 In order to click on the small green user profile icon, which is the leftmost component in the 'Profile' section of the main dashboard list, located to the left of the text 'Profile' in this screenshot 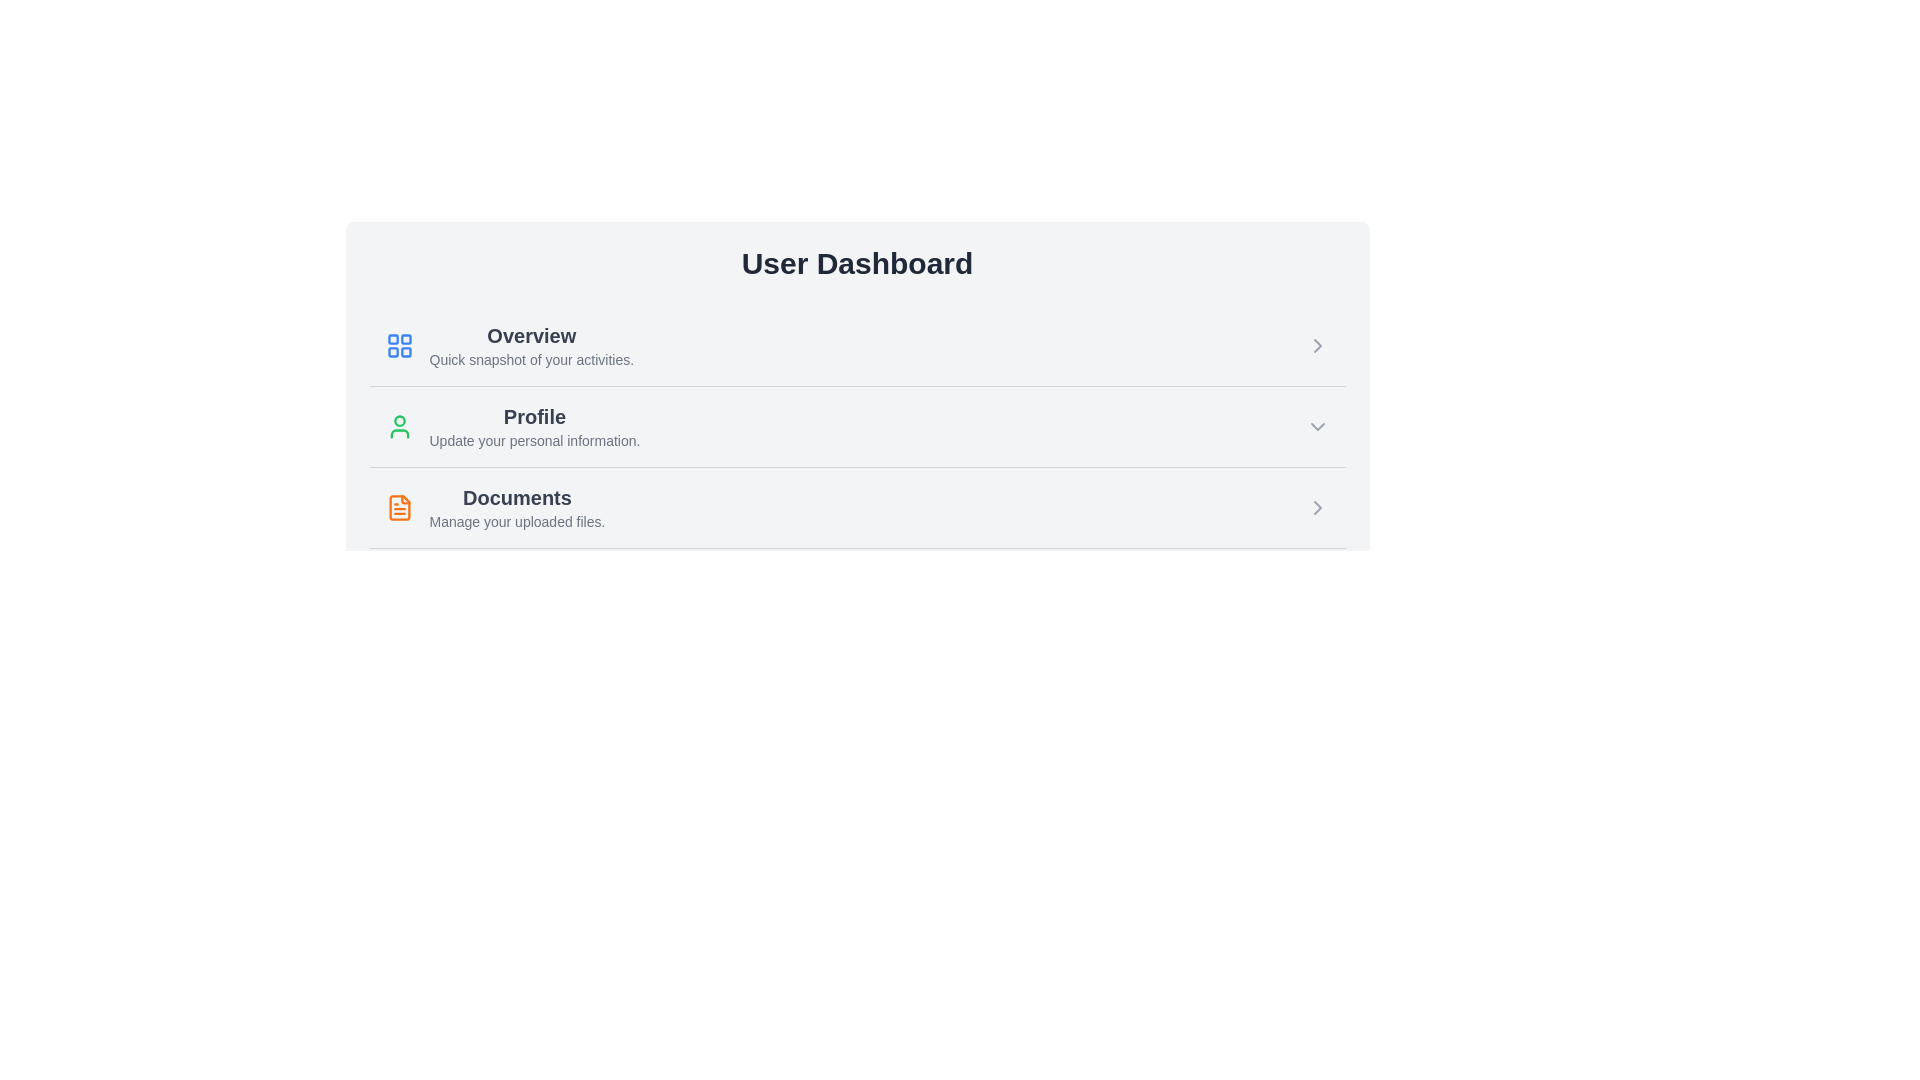, I will do `click(399, 426)`.